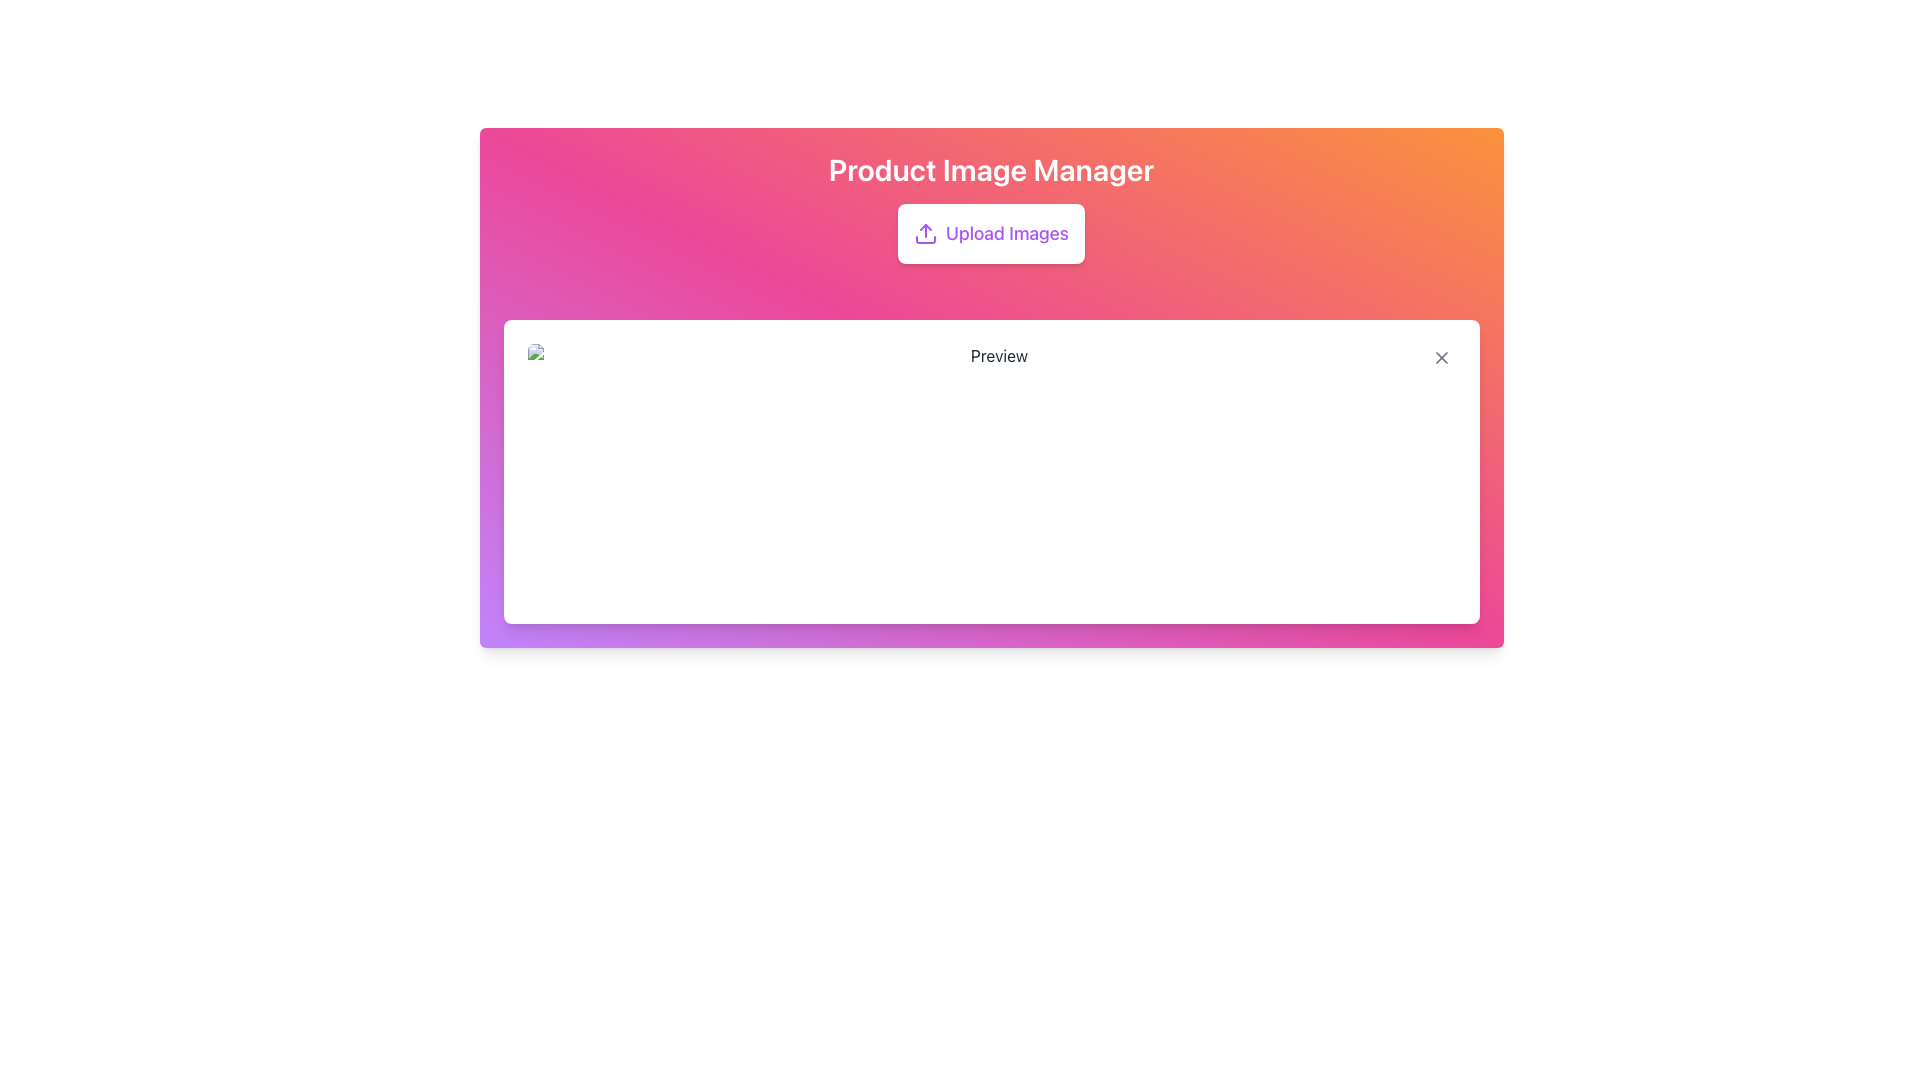 Image resolution: width=1920 pixels, height=1080 pixels. What do you see at coordinates (991, 471) in the screenshot?
I see `the image placeholder that displays a preview of uploaded images, which is located centrally within a rounded, shadowed white card beneath the upload section` at bounding box center [991, 471].